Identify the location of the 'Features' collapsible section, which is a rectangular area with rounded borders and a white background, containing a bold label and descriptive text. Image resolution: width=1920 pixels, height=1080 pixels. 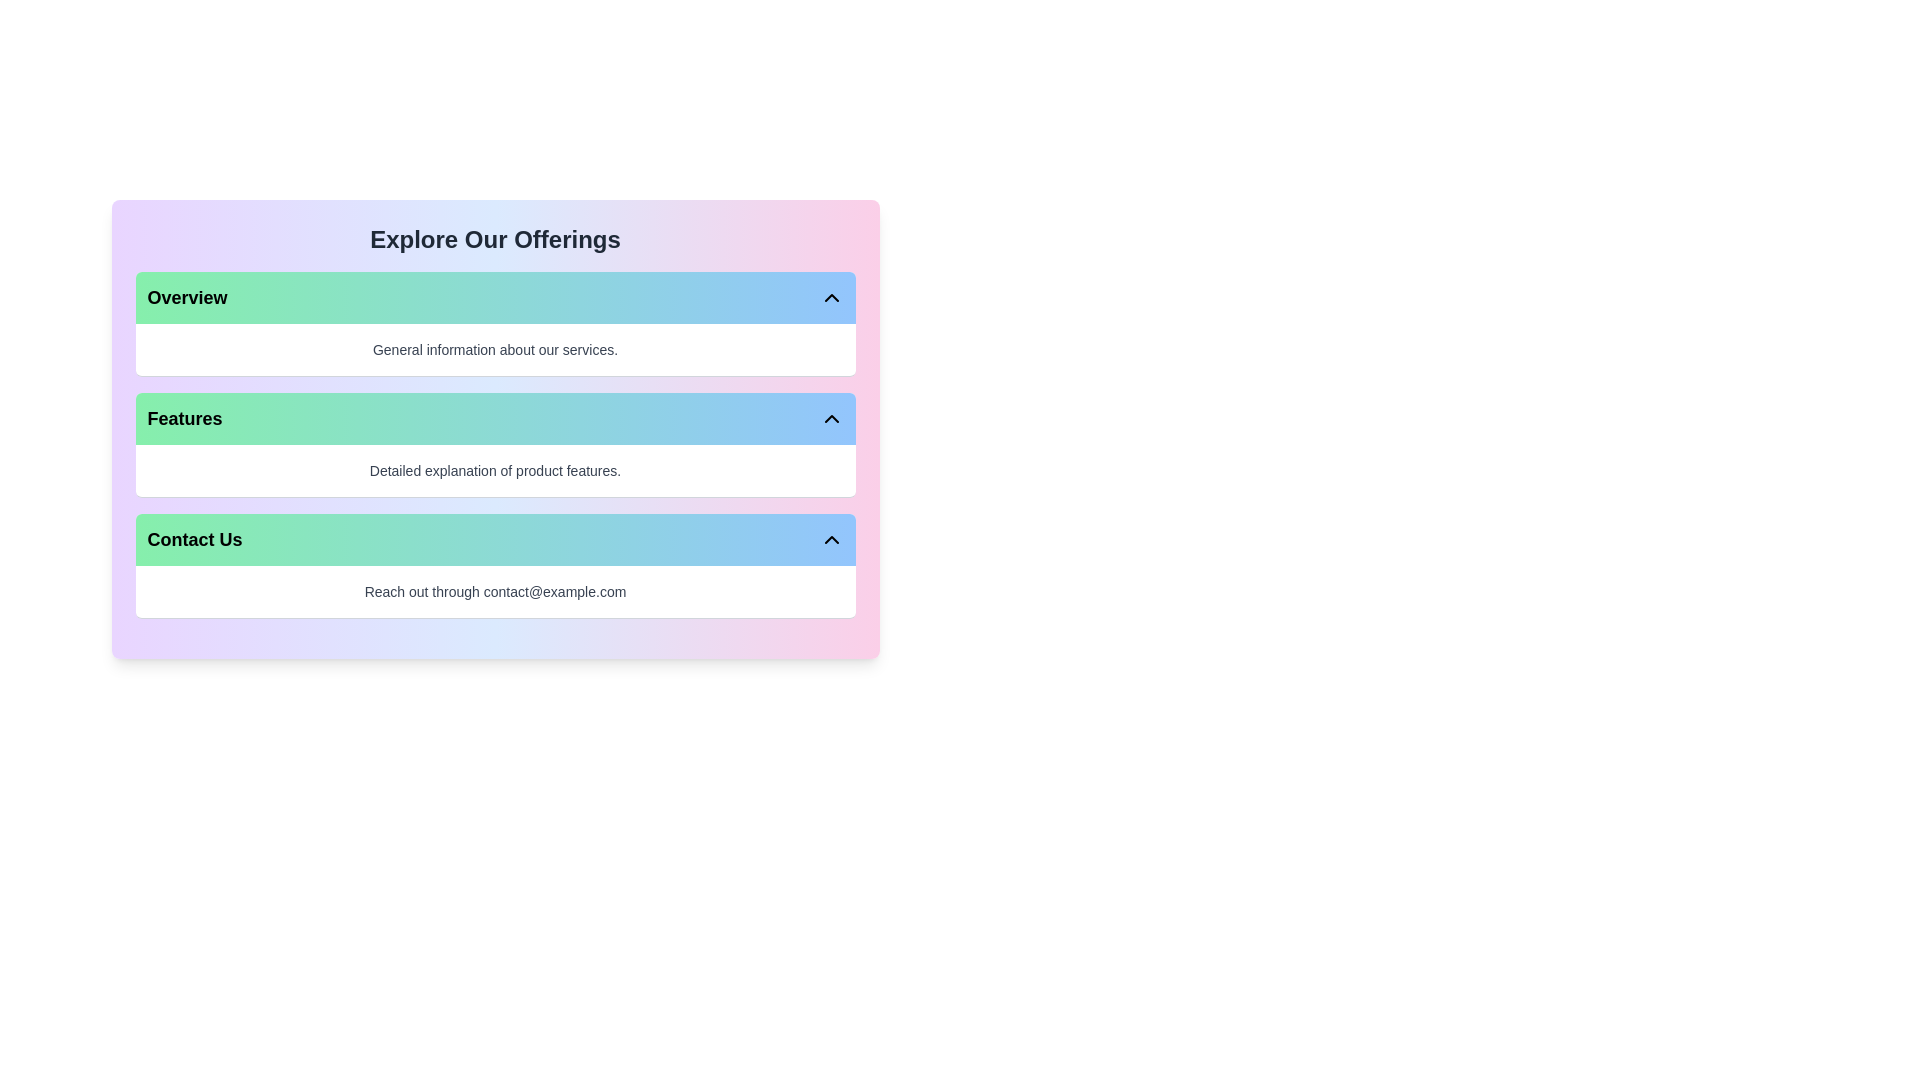
(495, 444).